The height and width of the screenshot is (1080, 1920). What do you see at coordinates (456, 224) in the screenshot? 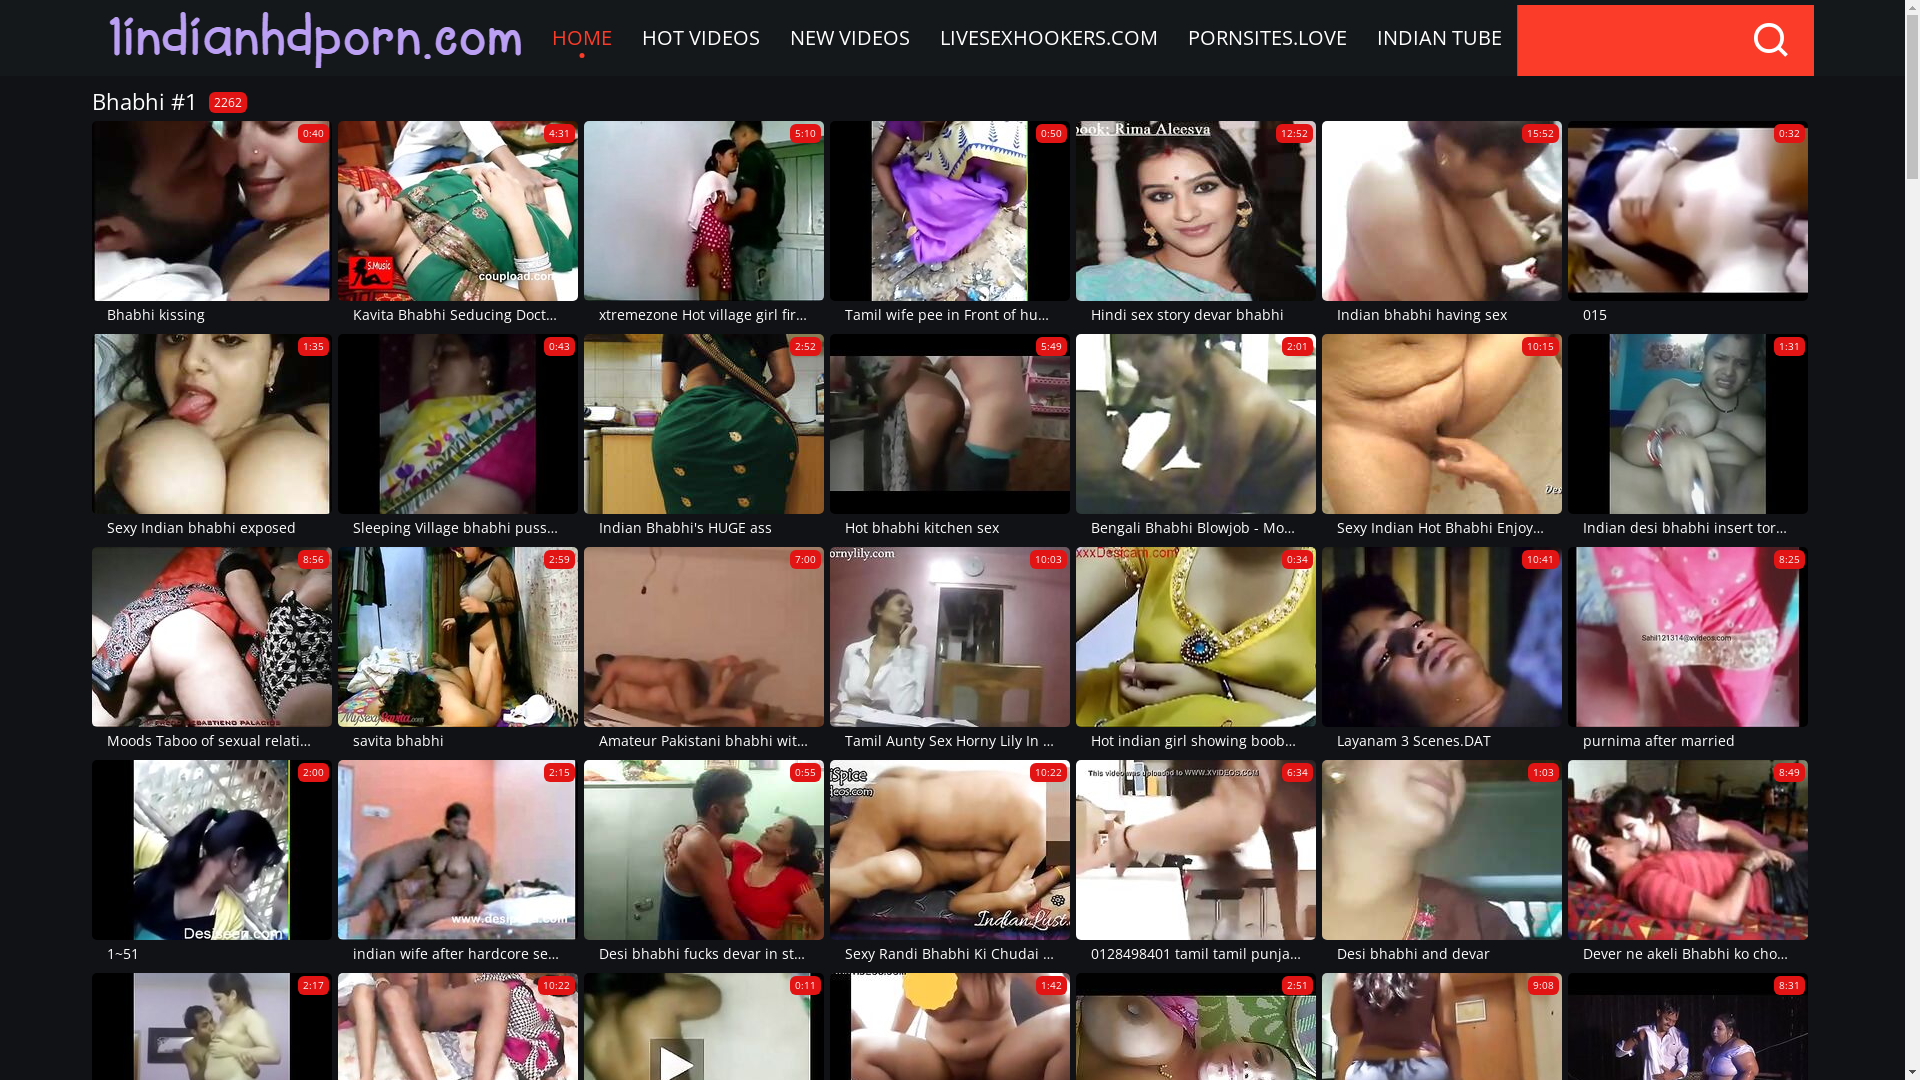
I see `'4:31` at bounding box center [456, 224].